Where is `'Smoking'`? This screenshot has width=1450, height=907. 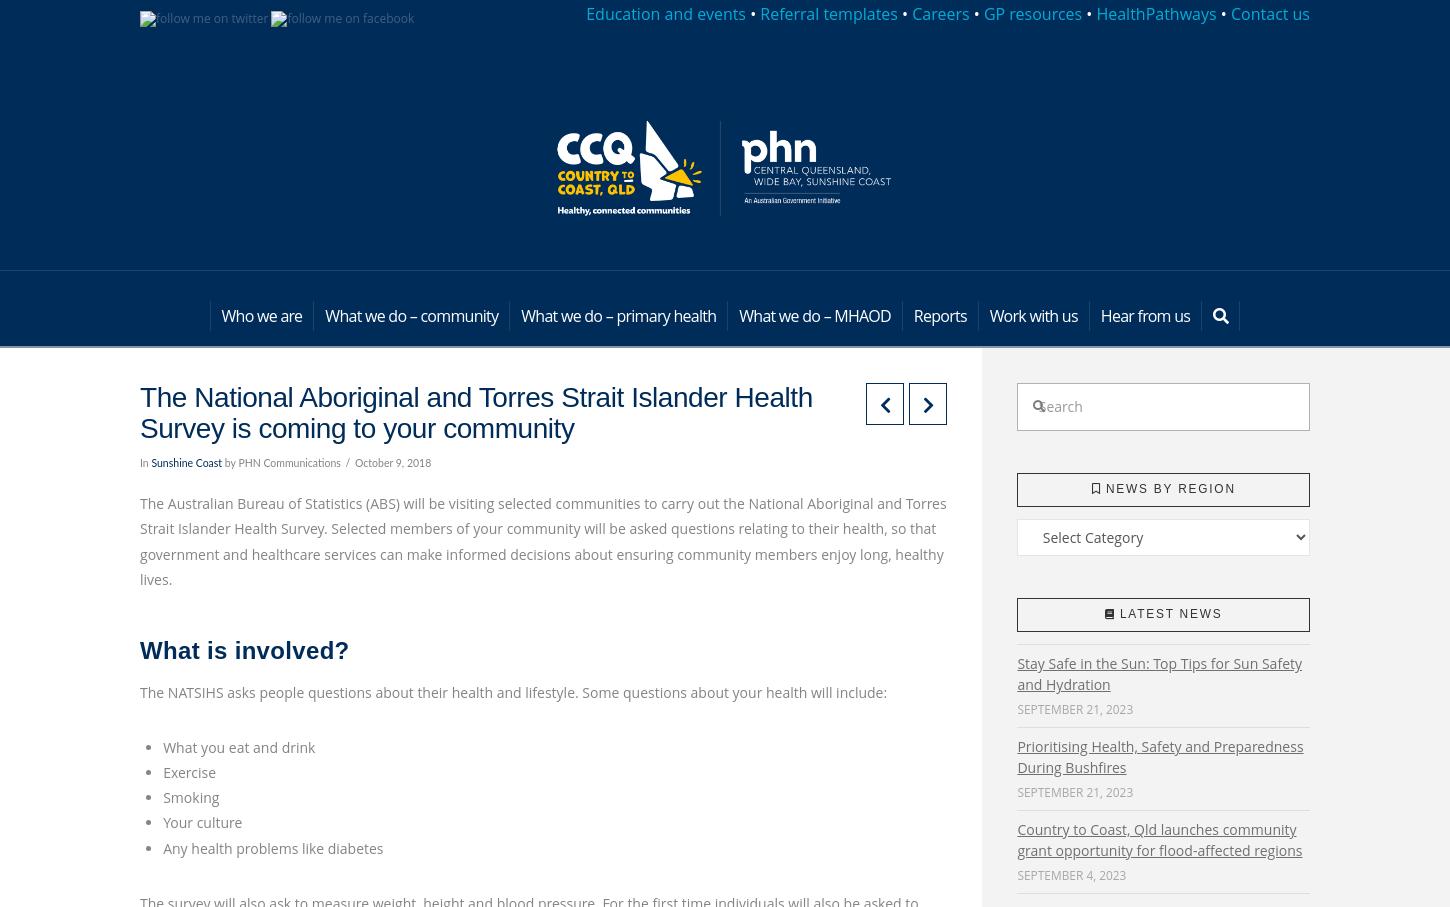 'Smoking' is located at coordinates (189, 797).